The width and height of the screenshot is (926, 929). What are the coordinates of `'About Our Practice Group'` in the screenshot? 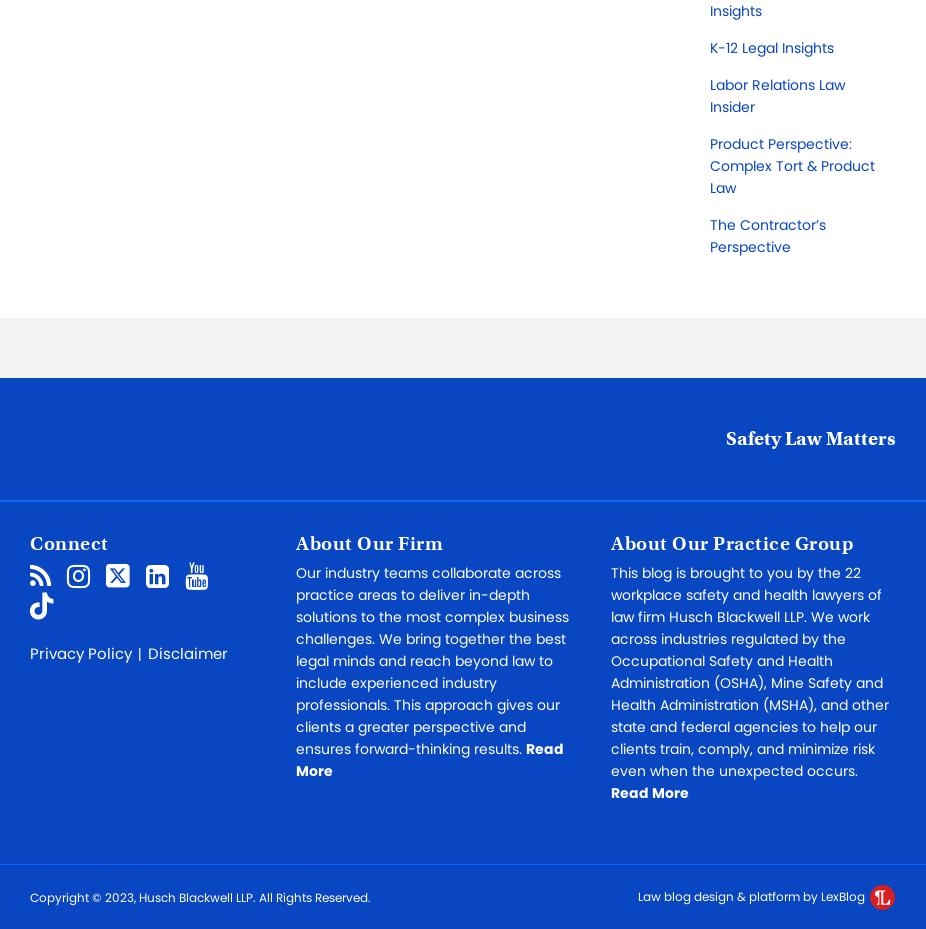 It's located at (609, 542).